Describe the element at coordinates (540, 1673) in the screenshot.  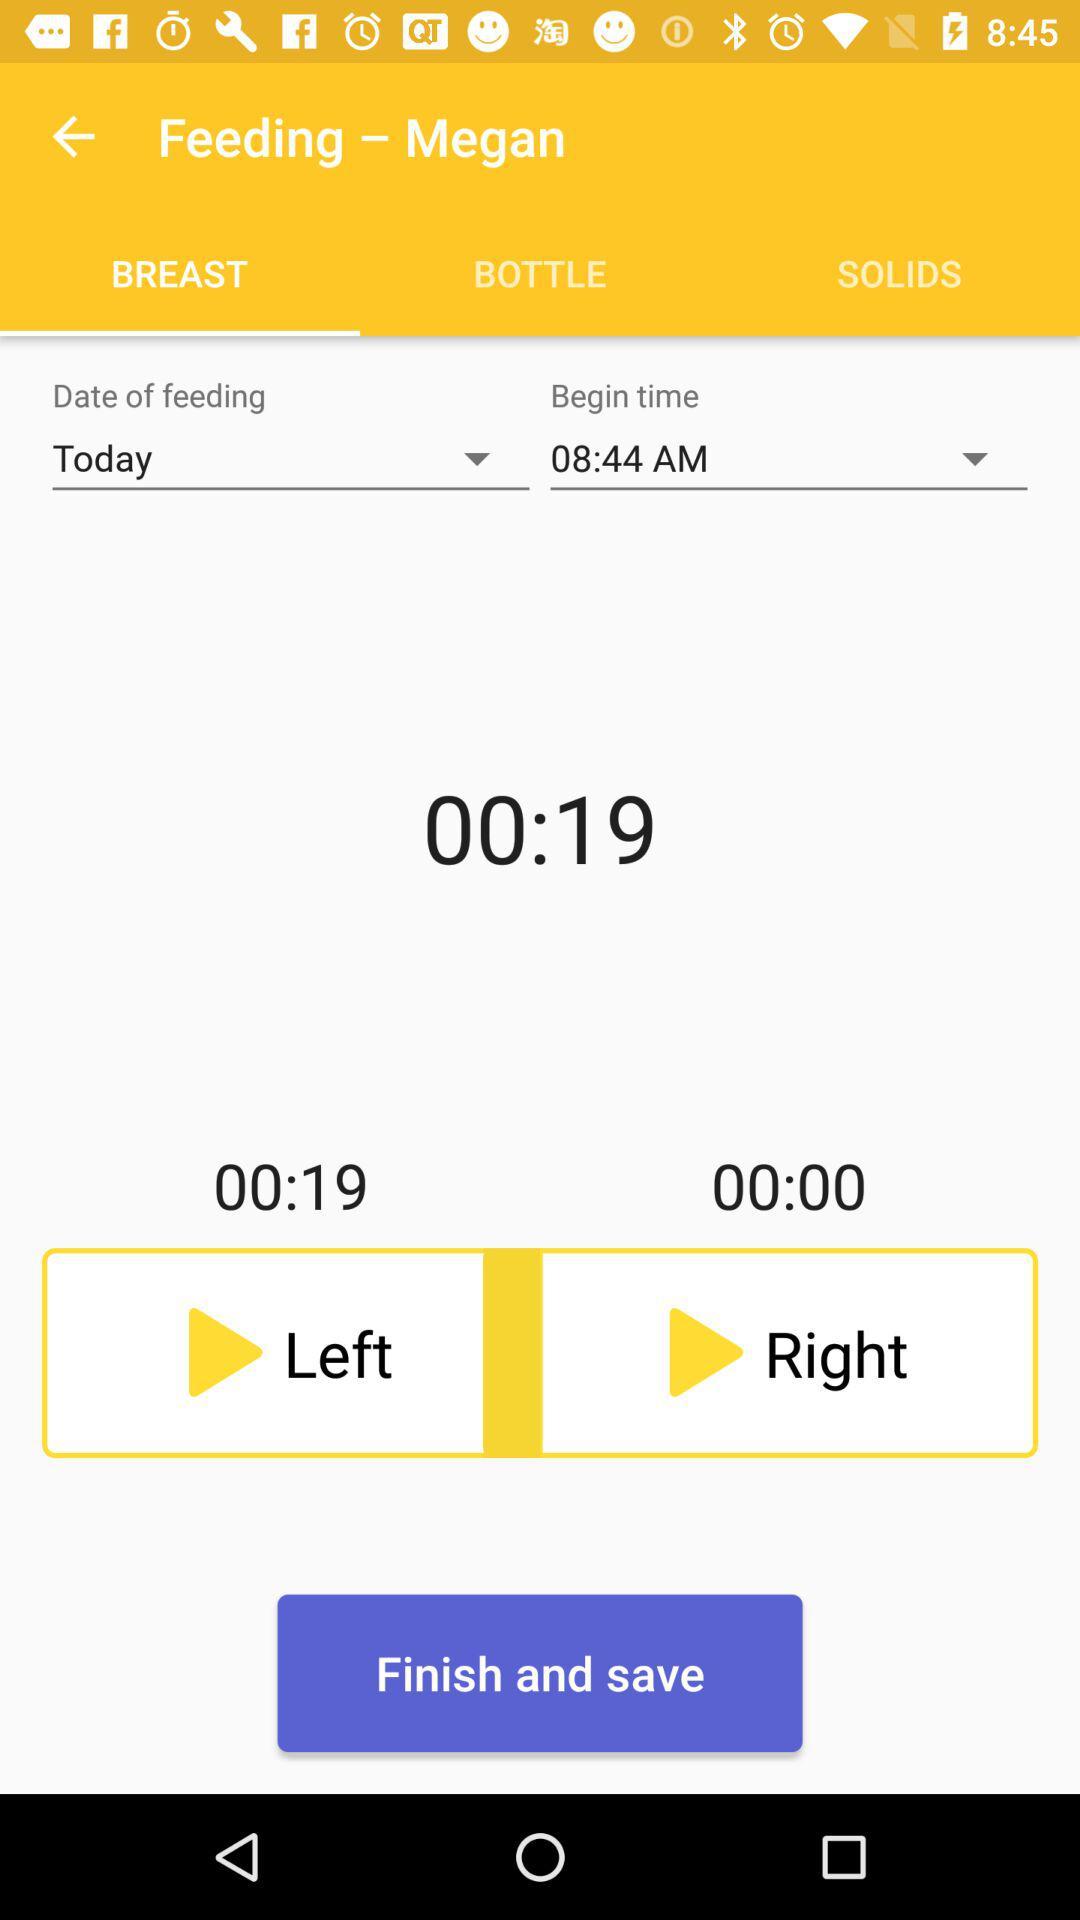
I see `finish and save item` at that location.